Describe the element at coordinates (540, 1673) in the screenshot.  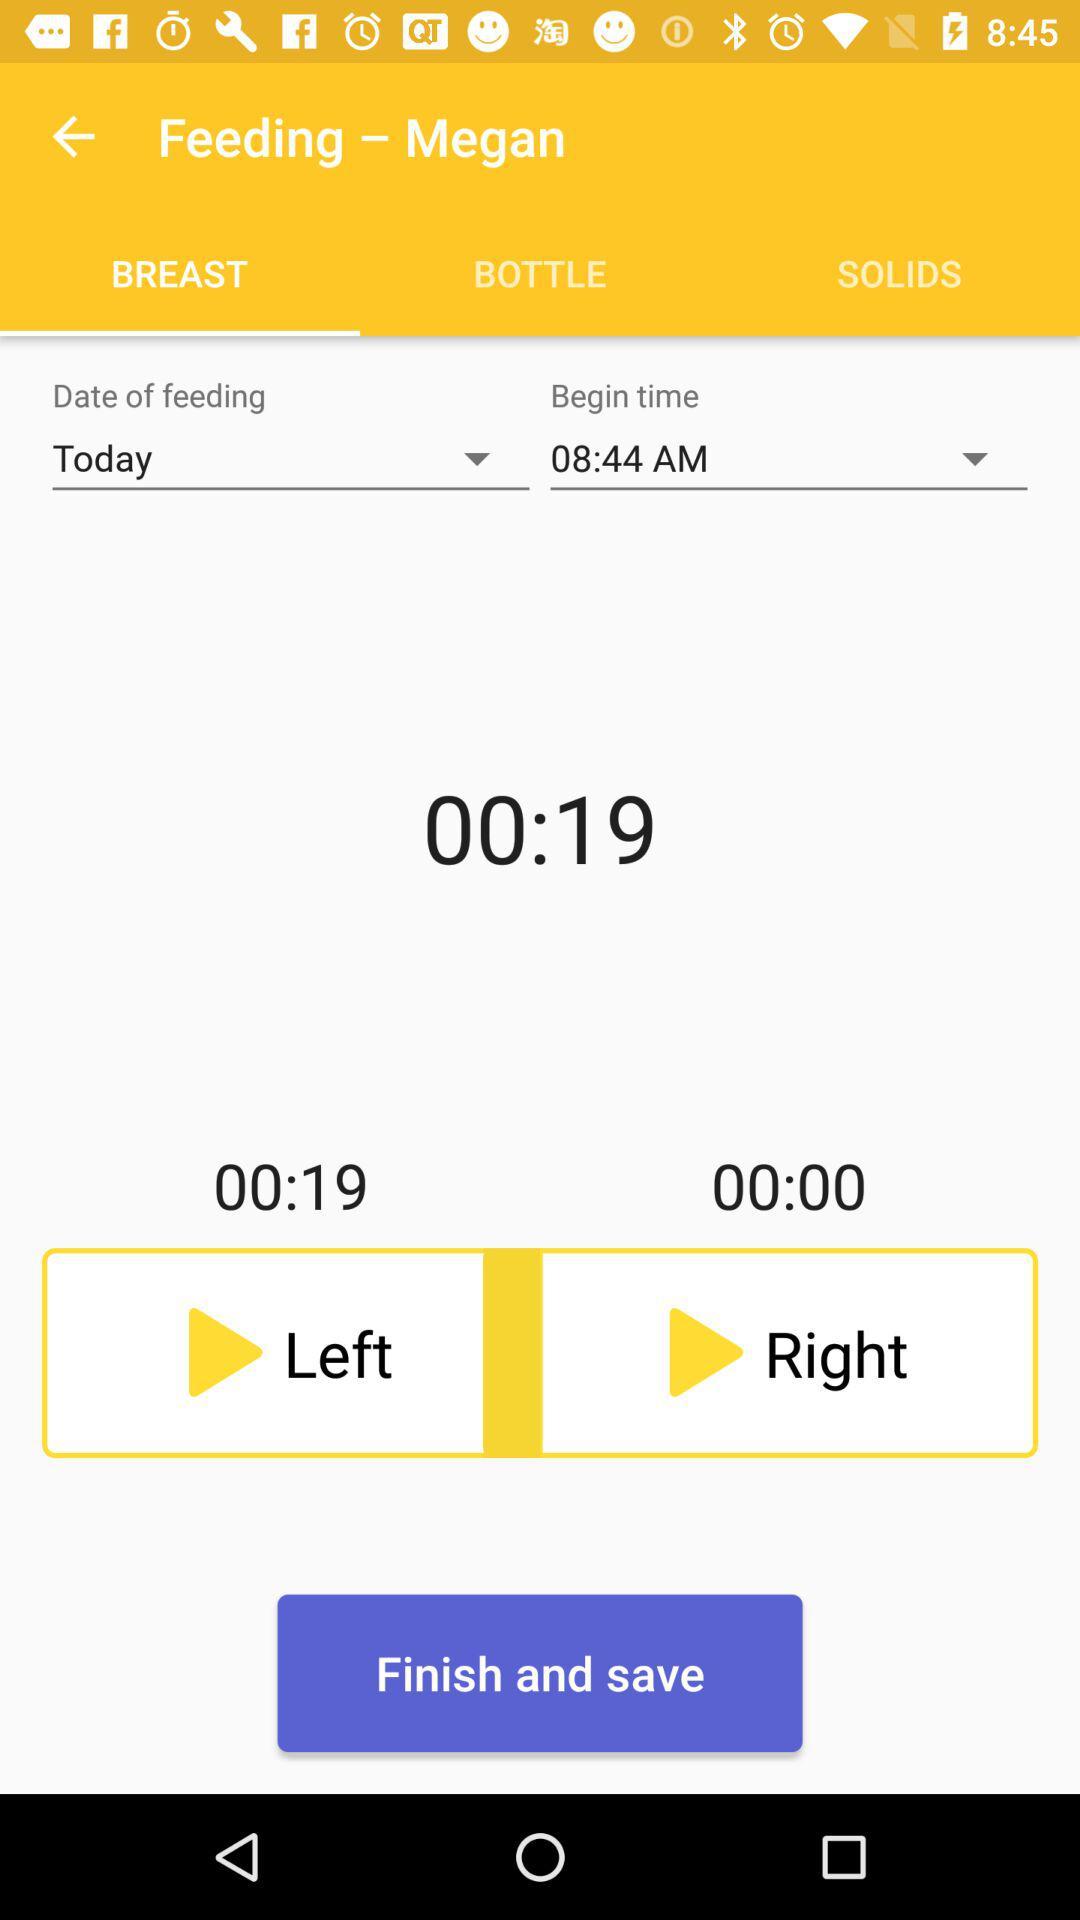
I see `finish and save item` at that location.